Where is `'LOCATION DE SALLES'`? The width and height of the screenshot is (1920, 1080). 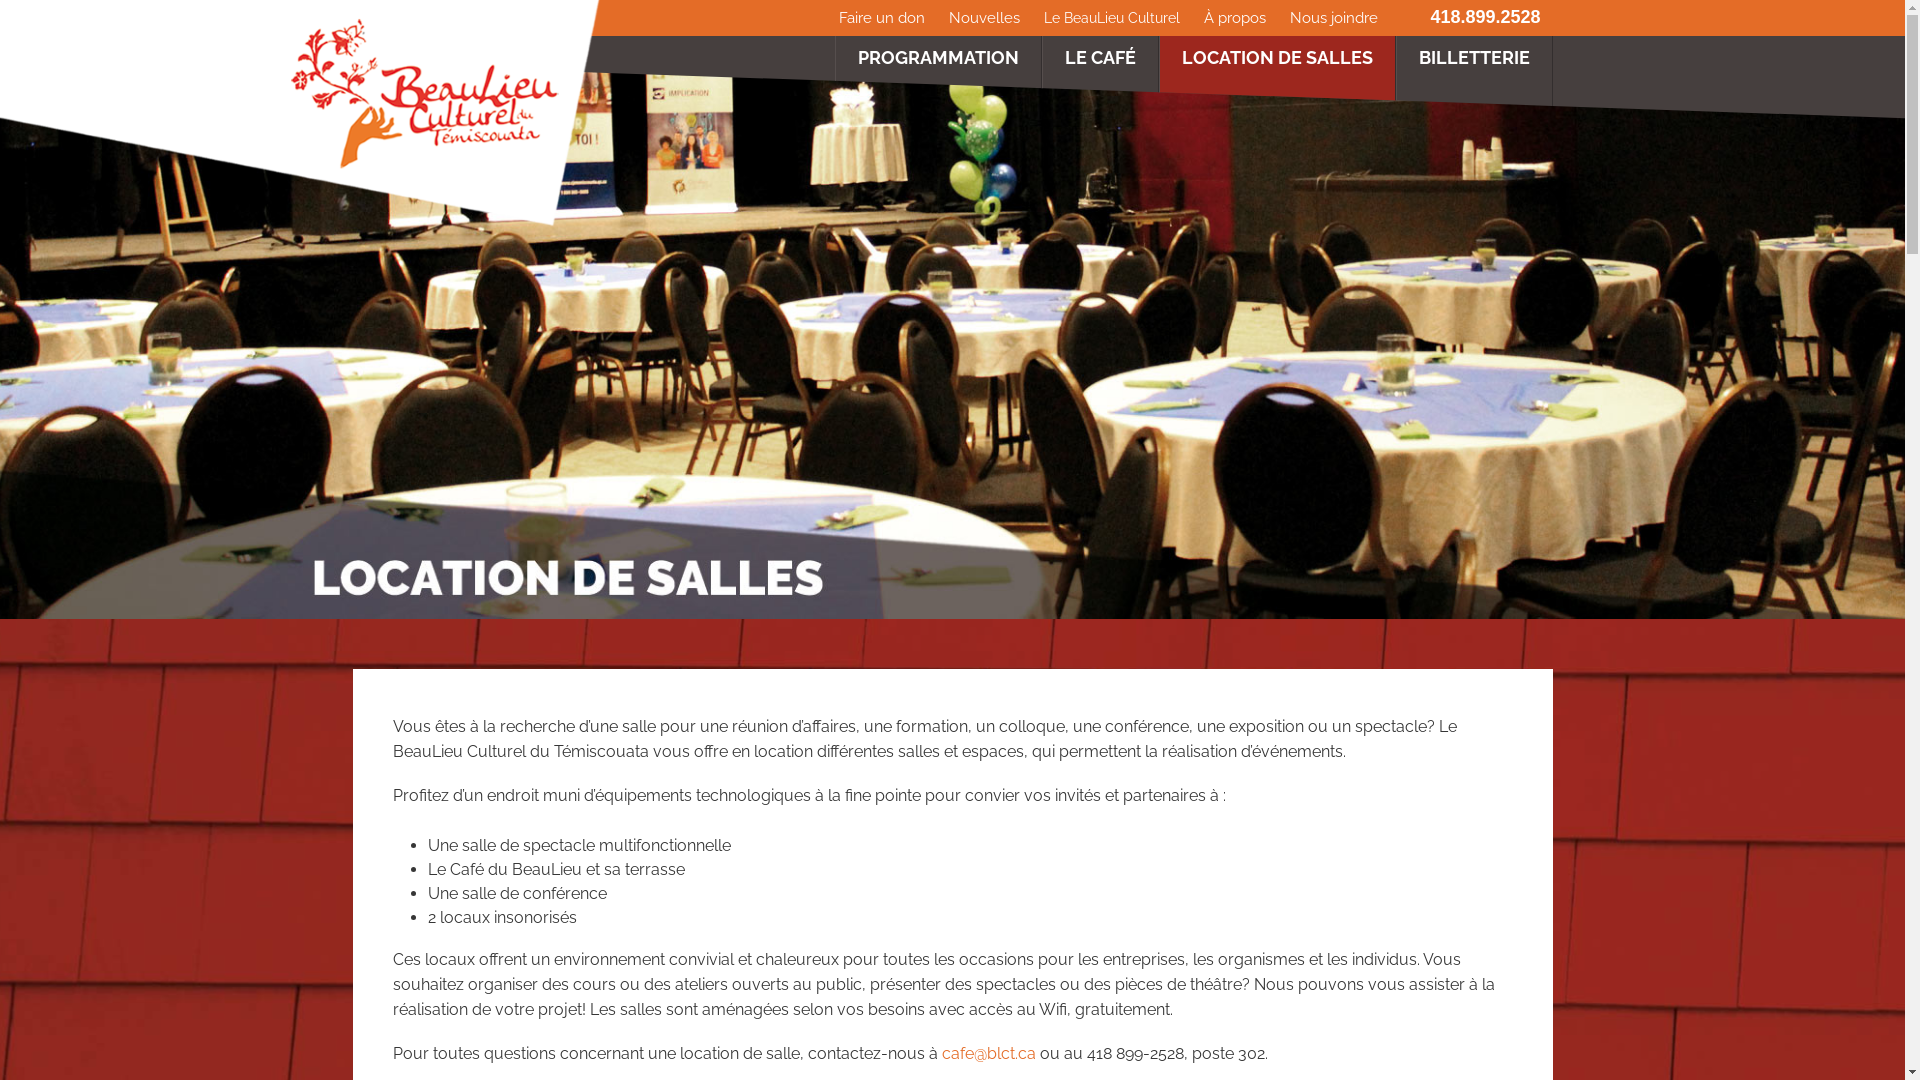
'LOCATION DE SALLES' is located at coordinates (1161, 75).